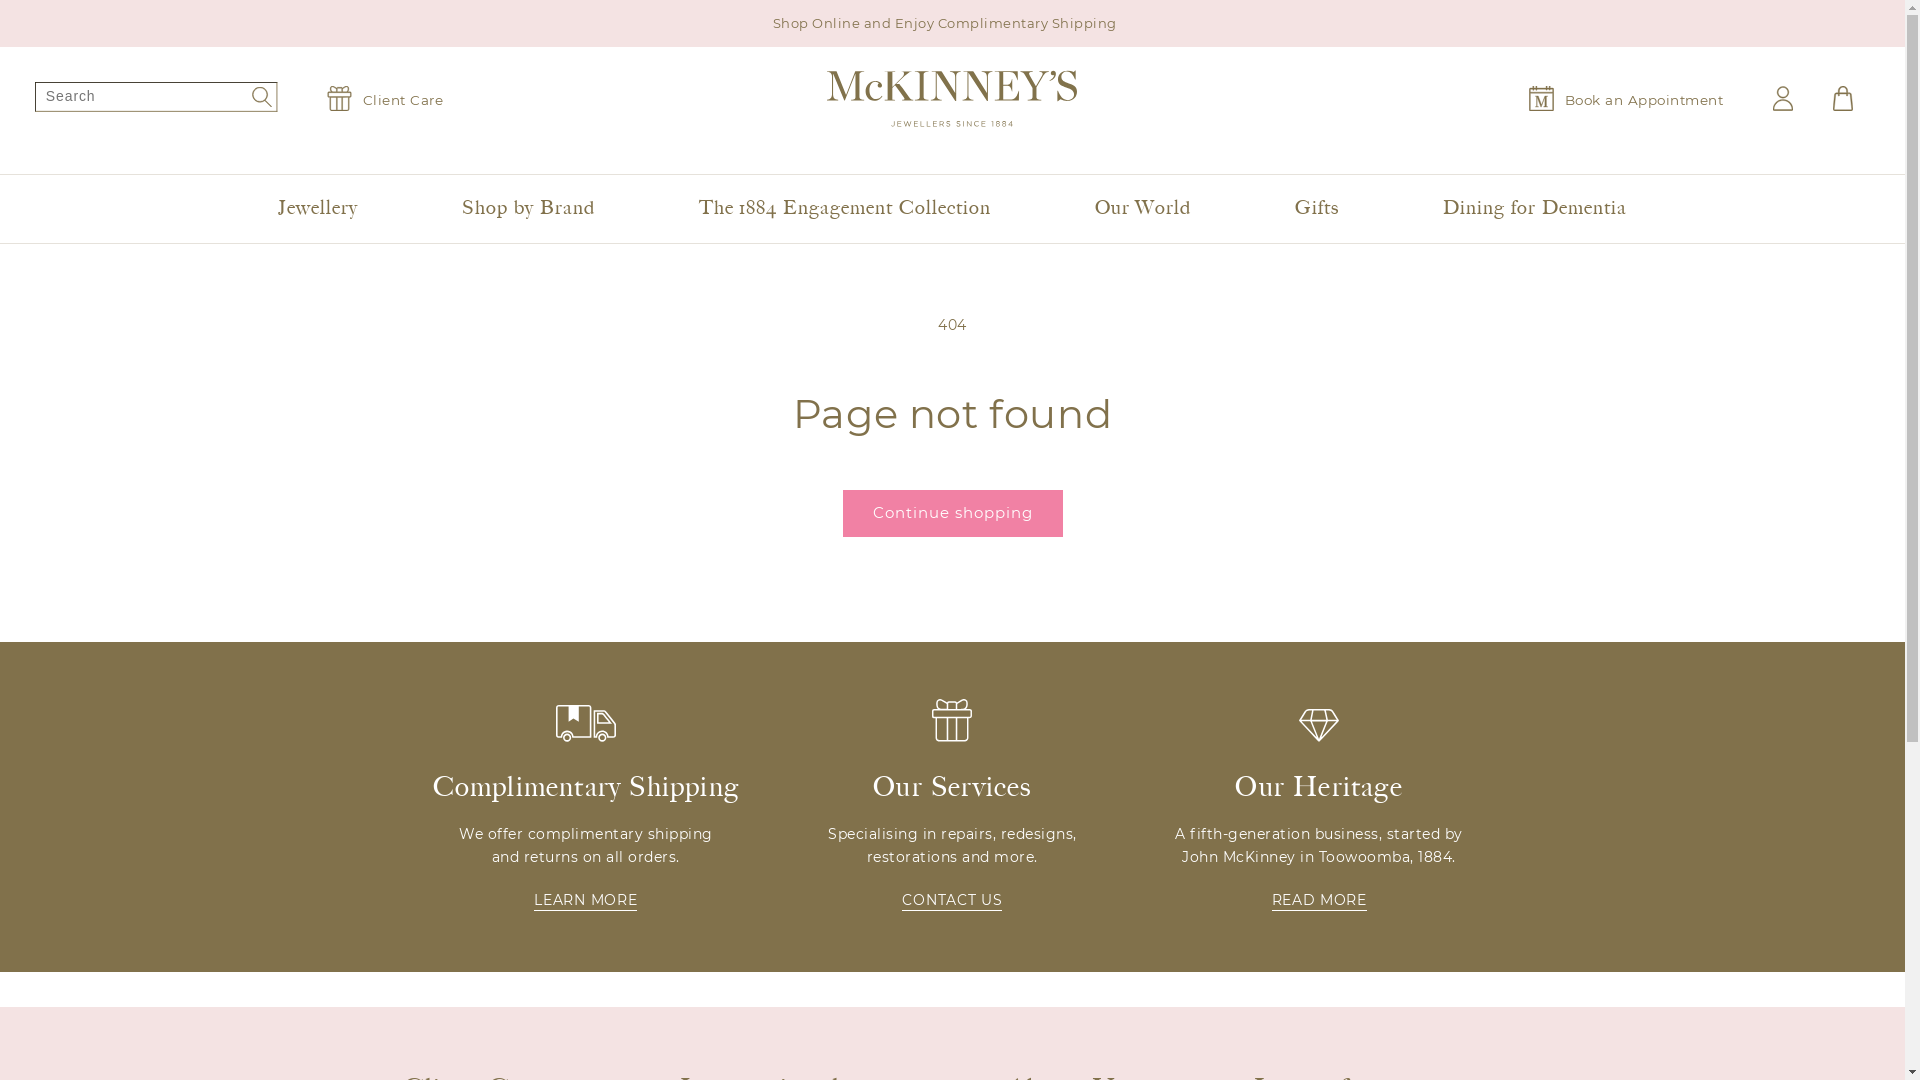 This screenshot has width=1920, height=1080. Describe the element at coordinates (1533, 208) in the screenshot. I see `'Dining for Dementia'` at that location.